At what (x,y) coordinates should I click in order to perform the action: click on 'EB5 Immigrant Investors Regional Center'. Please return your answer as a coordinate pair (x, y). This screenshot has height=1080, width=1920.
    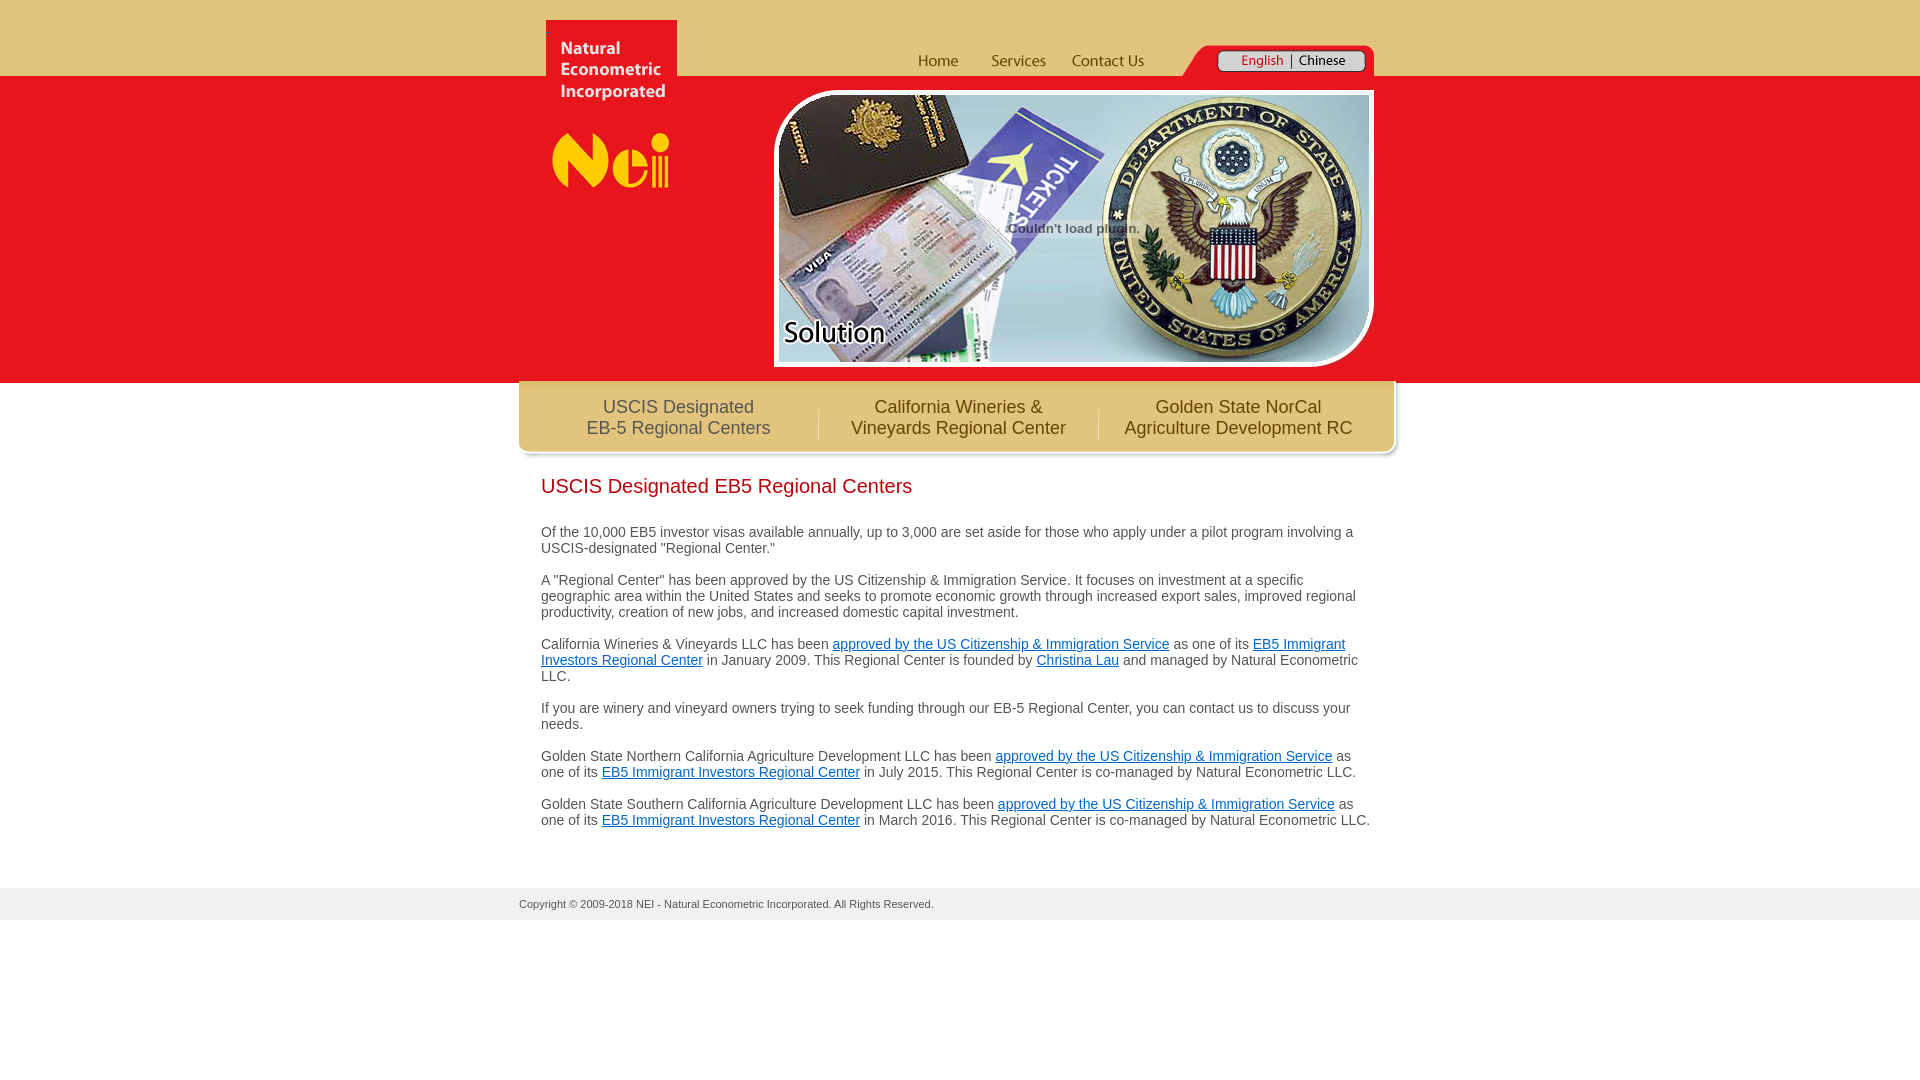
    Looking at the image, I should click on (941, 651).